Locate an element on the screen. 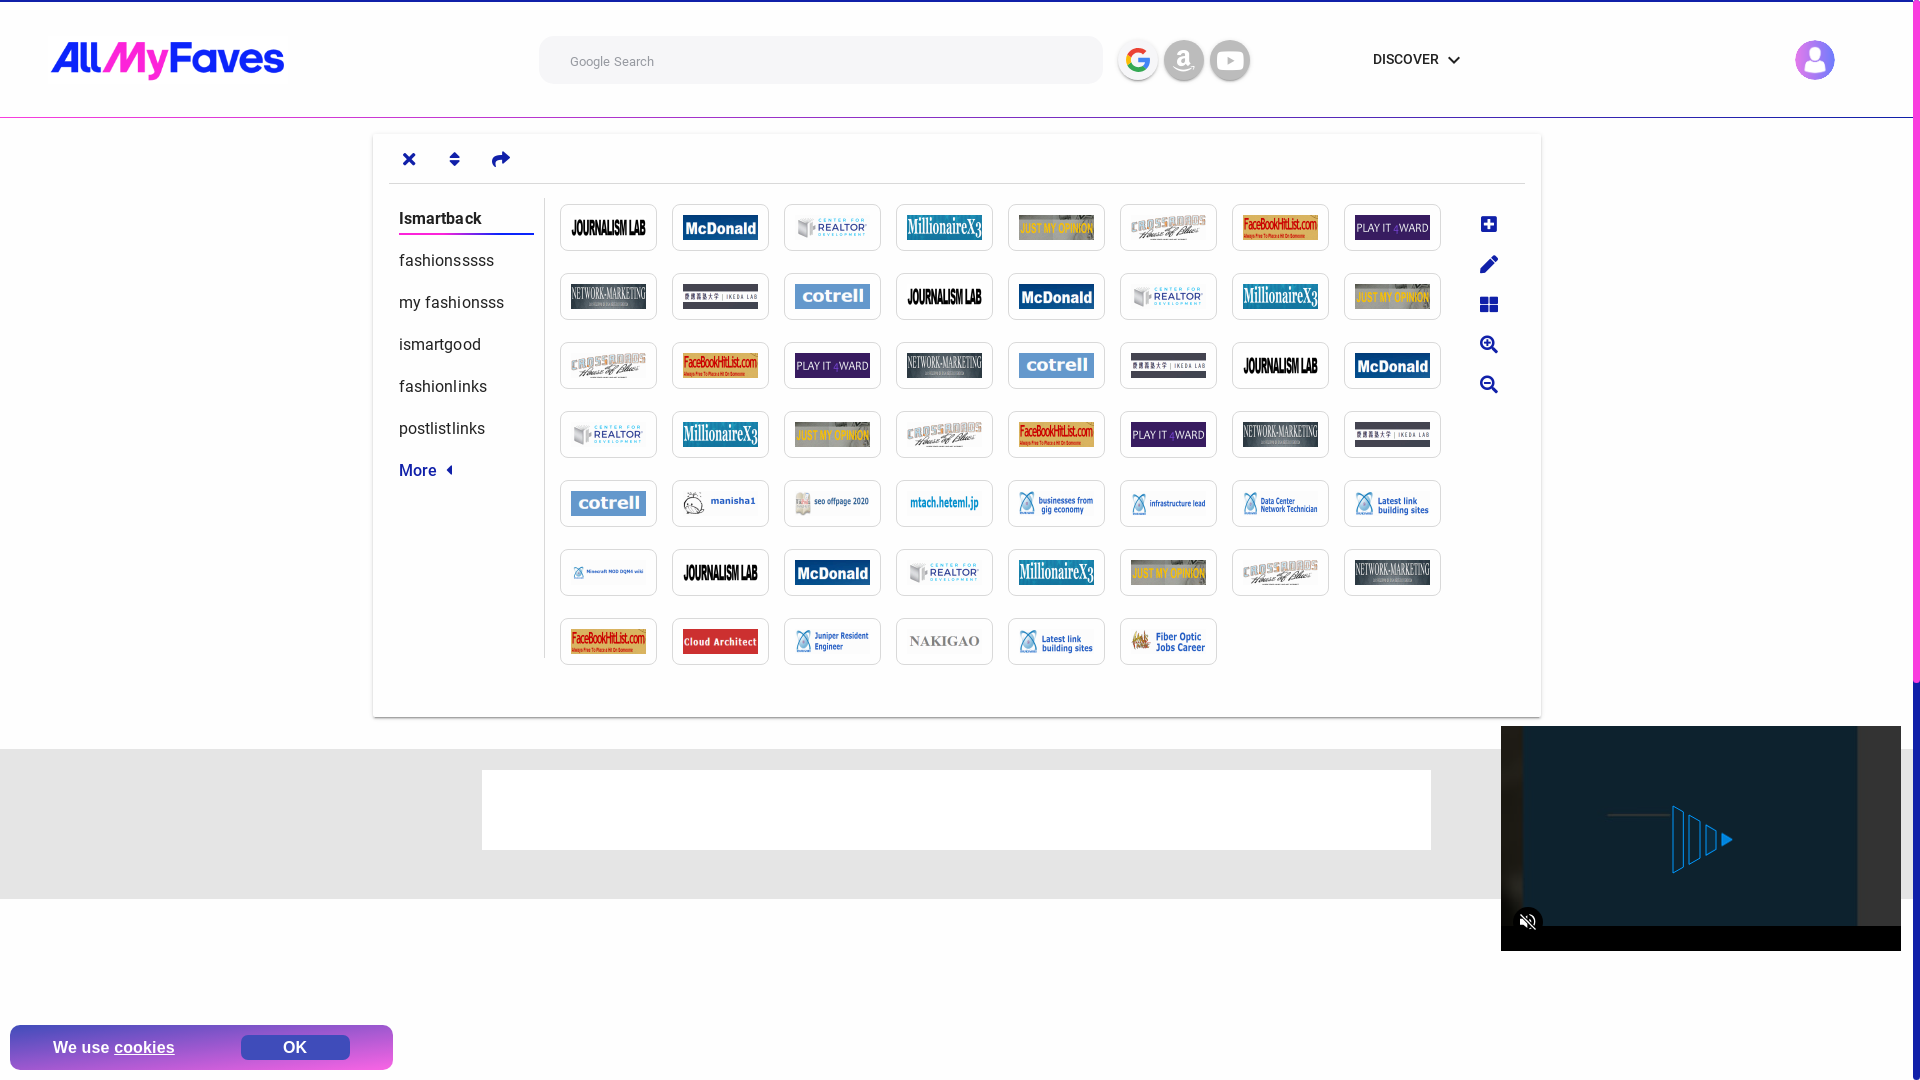  'Youtube Search' is located at coordinates (1228, 59).